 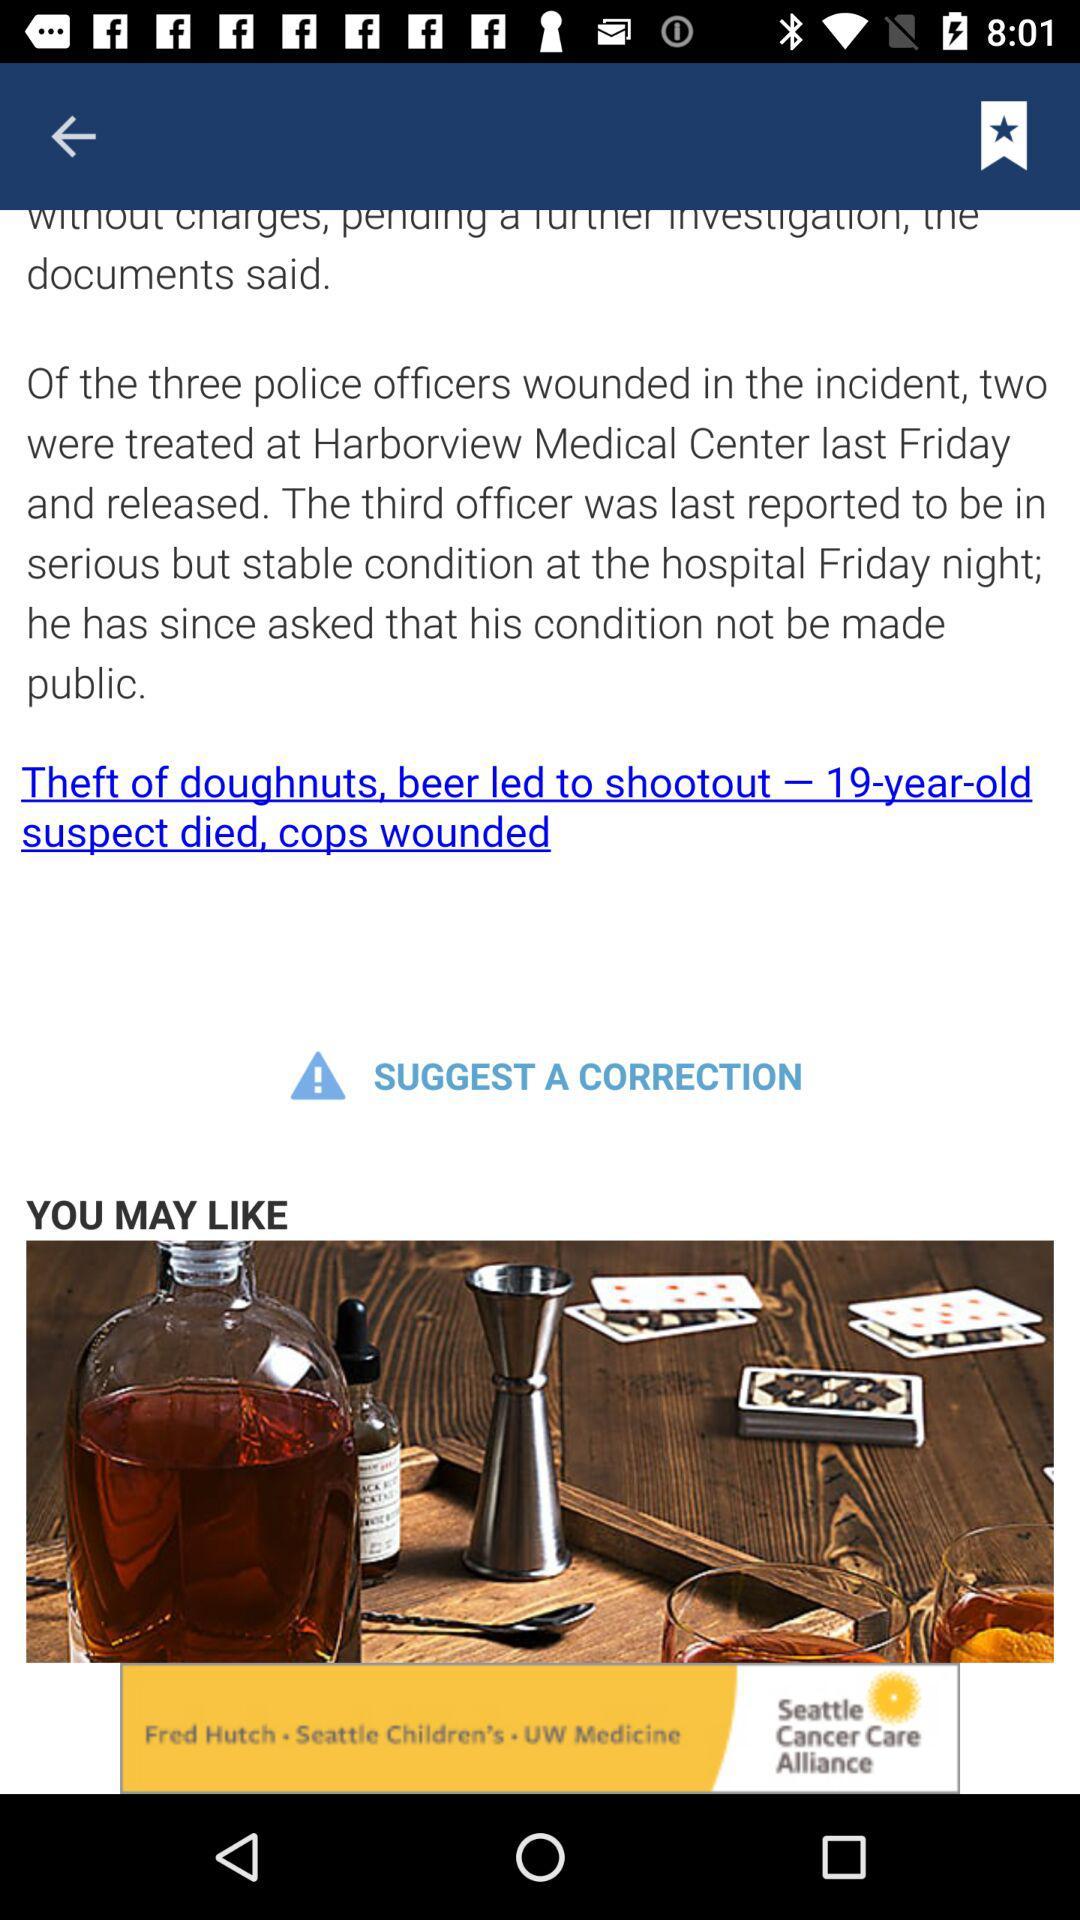 What do you see at coordinates (72, 135) in the screenshot?
I see `the arrow_backward icon` at bounding box center [72, 135].